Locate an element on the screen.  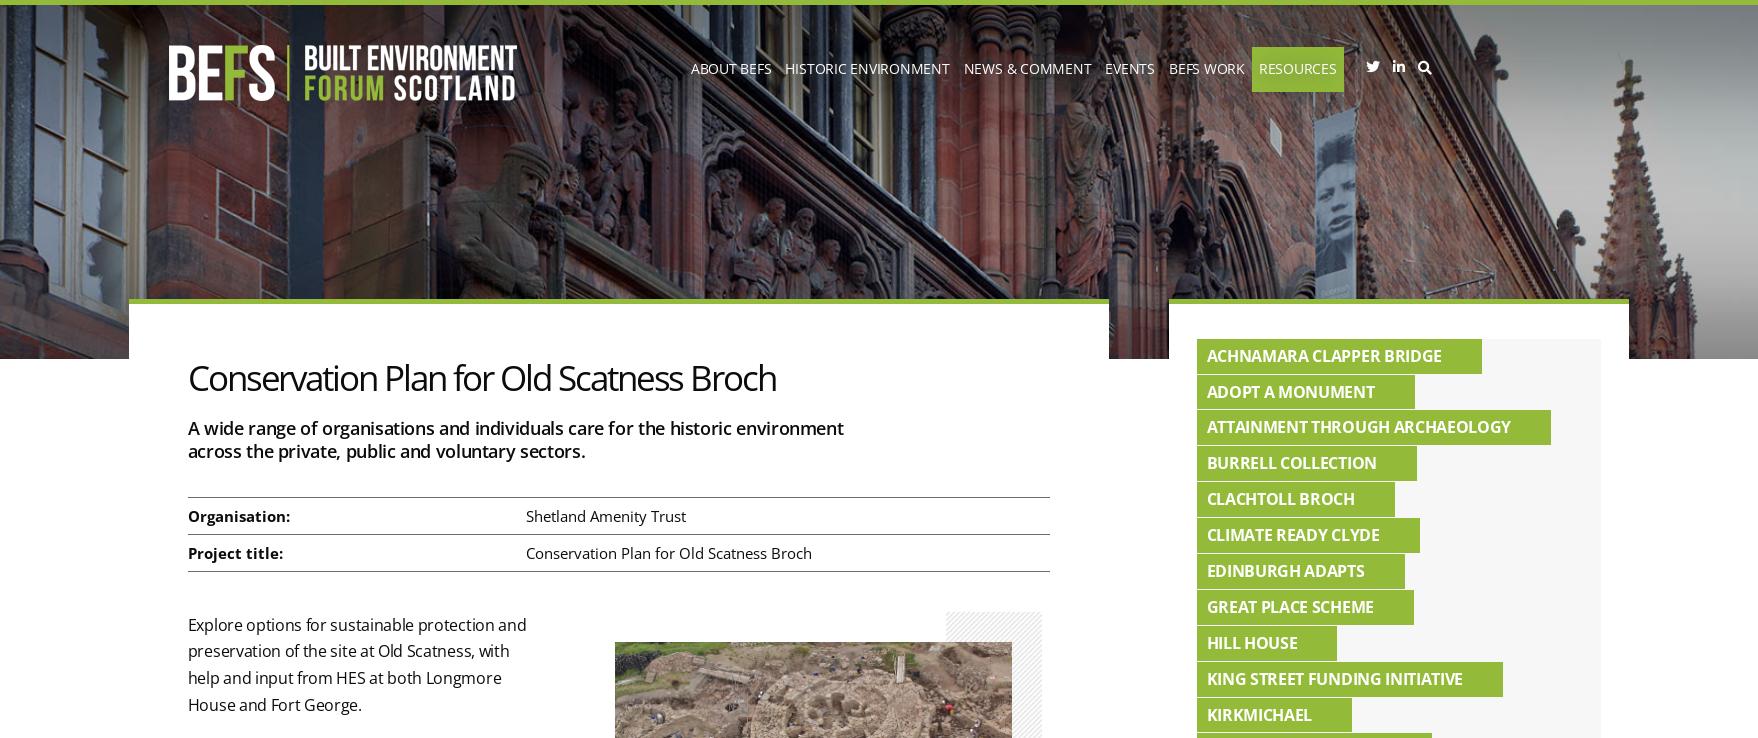
'Project title:' is located at coordinates (233, 551).